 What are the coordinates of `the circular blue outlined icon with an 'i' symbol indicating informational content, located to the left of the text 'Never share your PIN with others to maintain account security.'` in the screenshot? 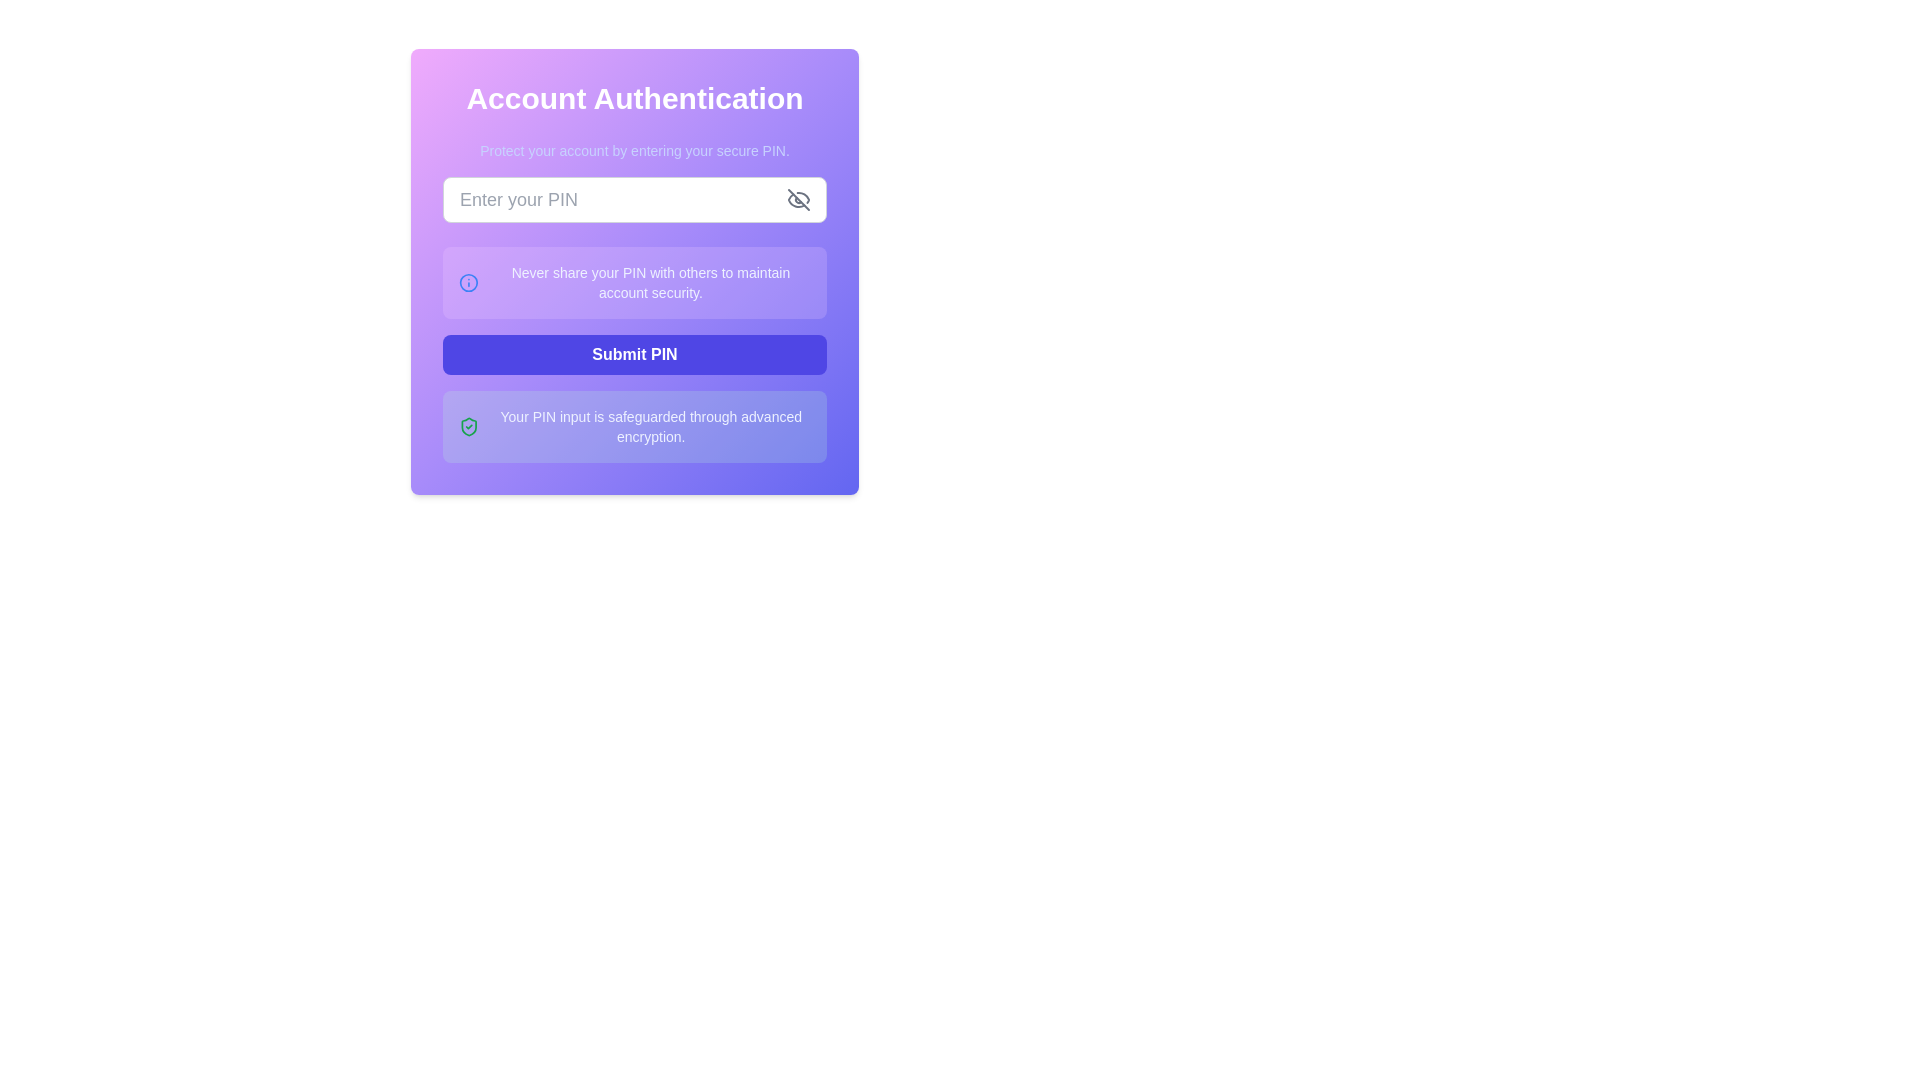 It's located at (467, 282).